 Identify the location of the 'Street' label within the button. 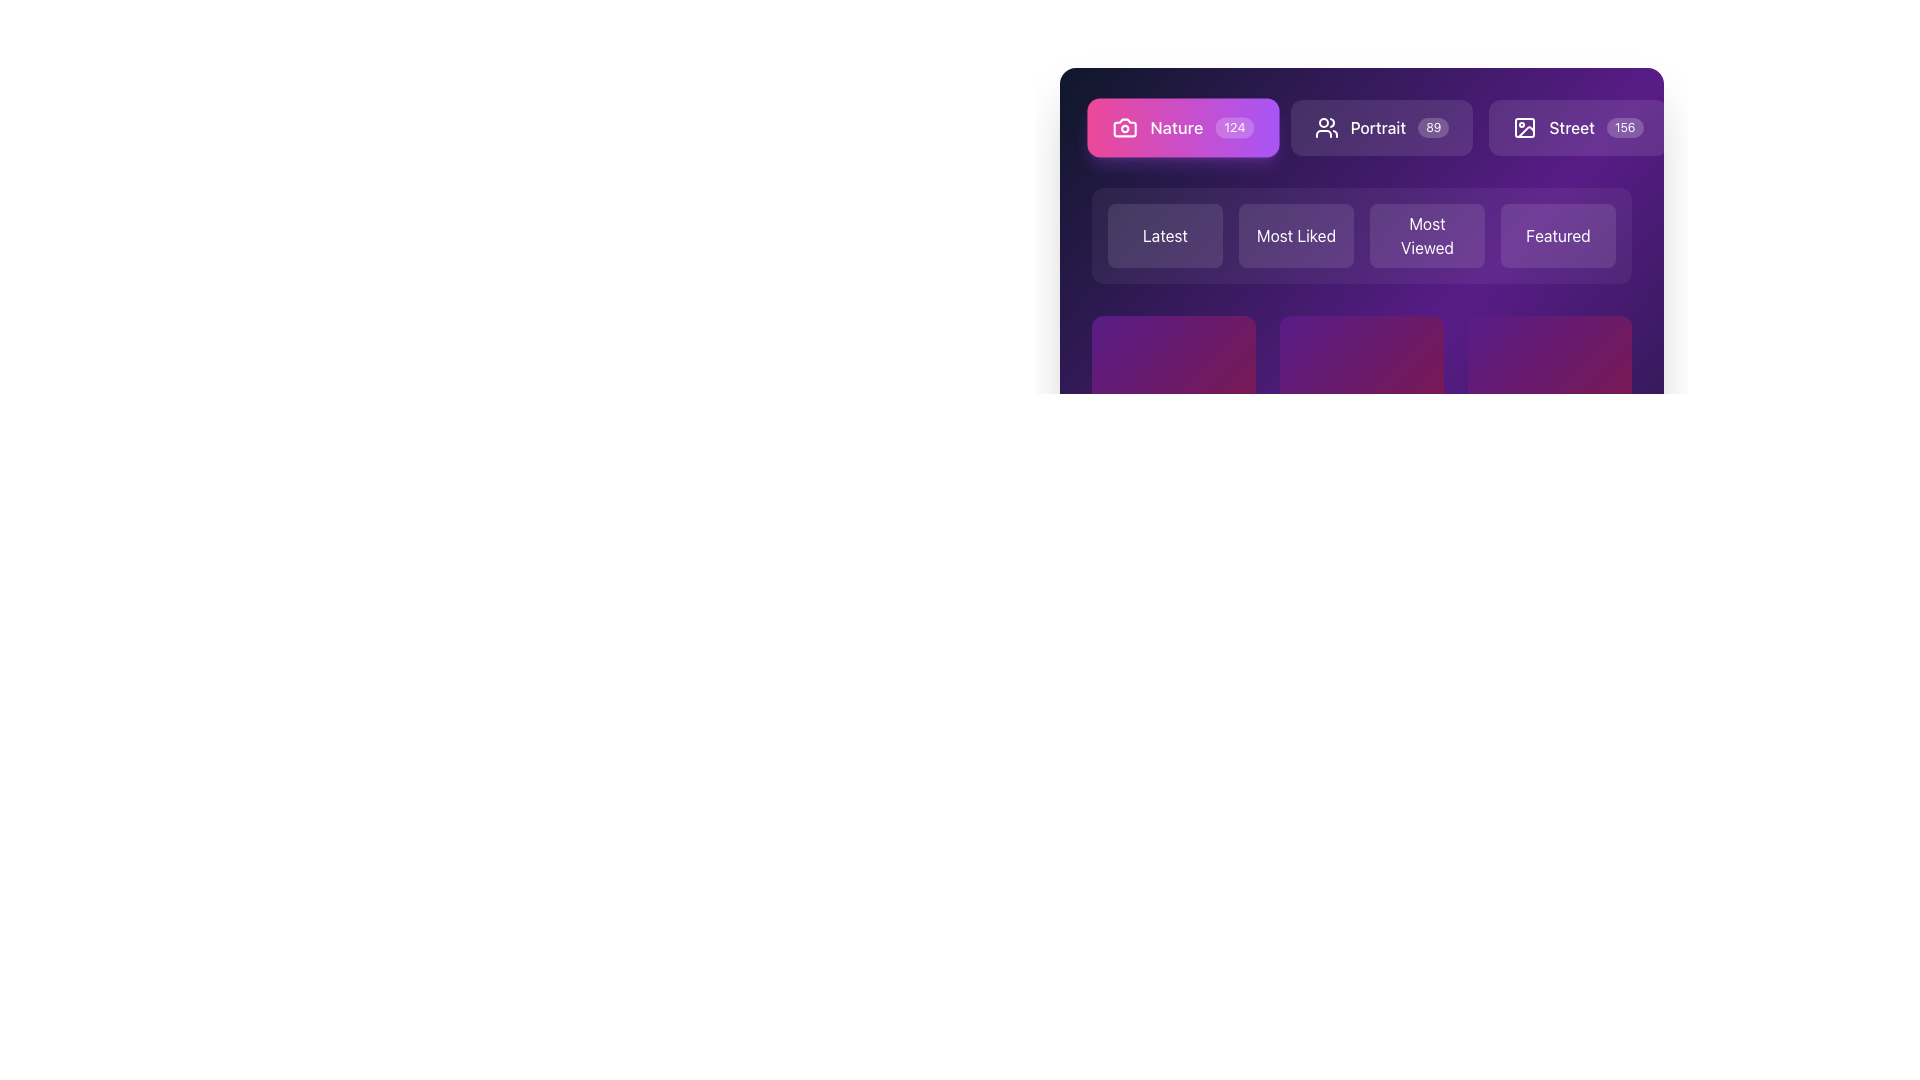
(1571, 127).